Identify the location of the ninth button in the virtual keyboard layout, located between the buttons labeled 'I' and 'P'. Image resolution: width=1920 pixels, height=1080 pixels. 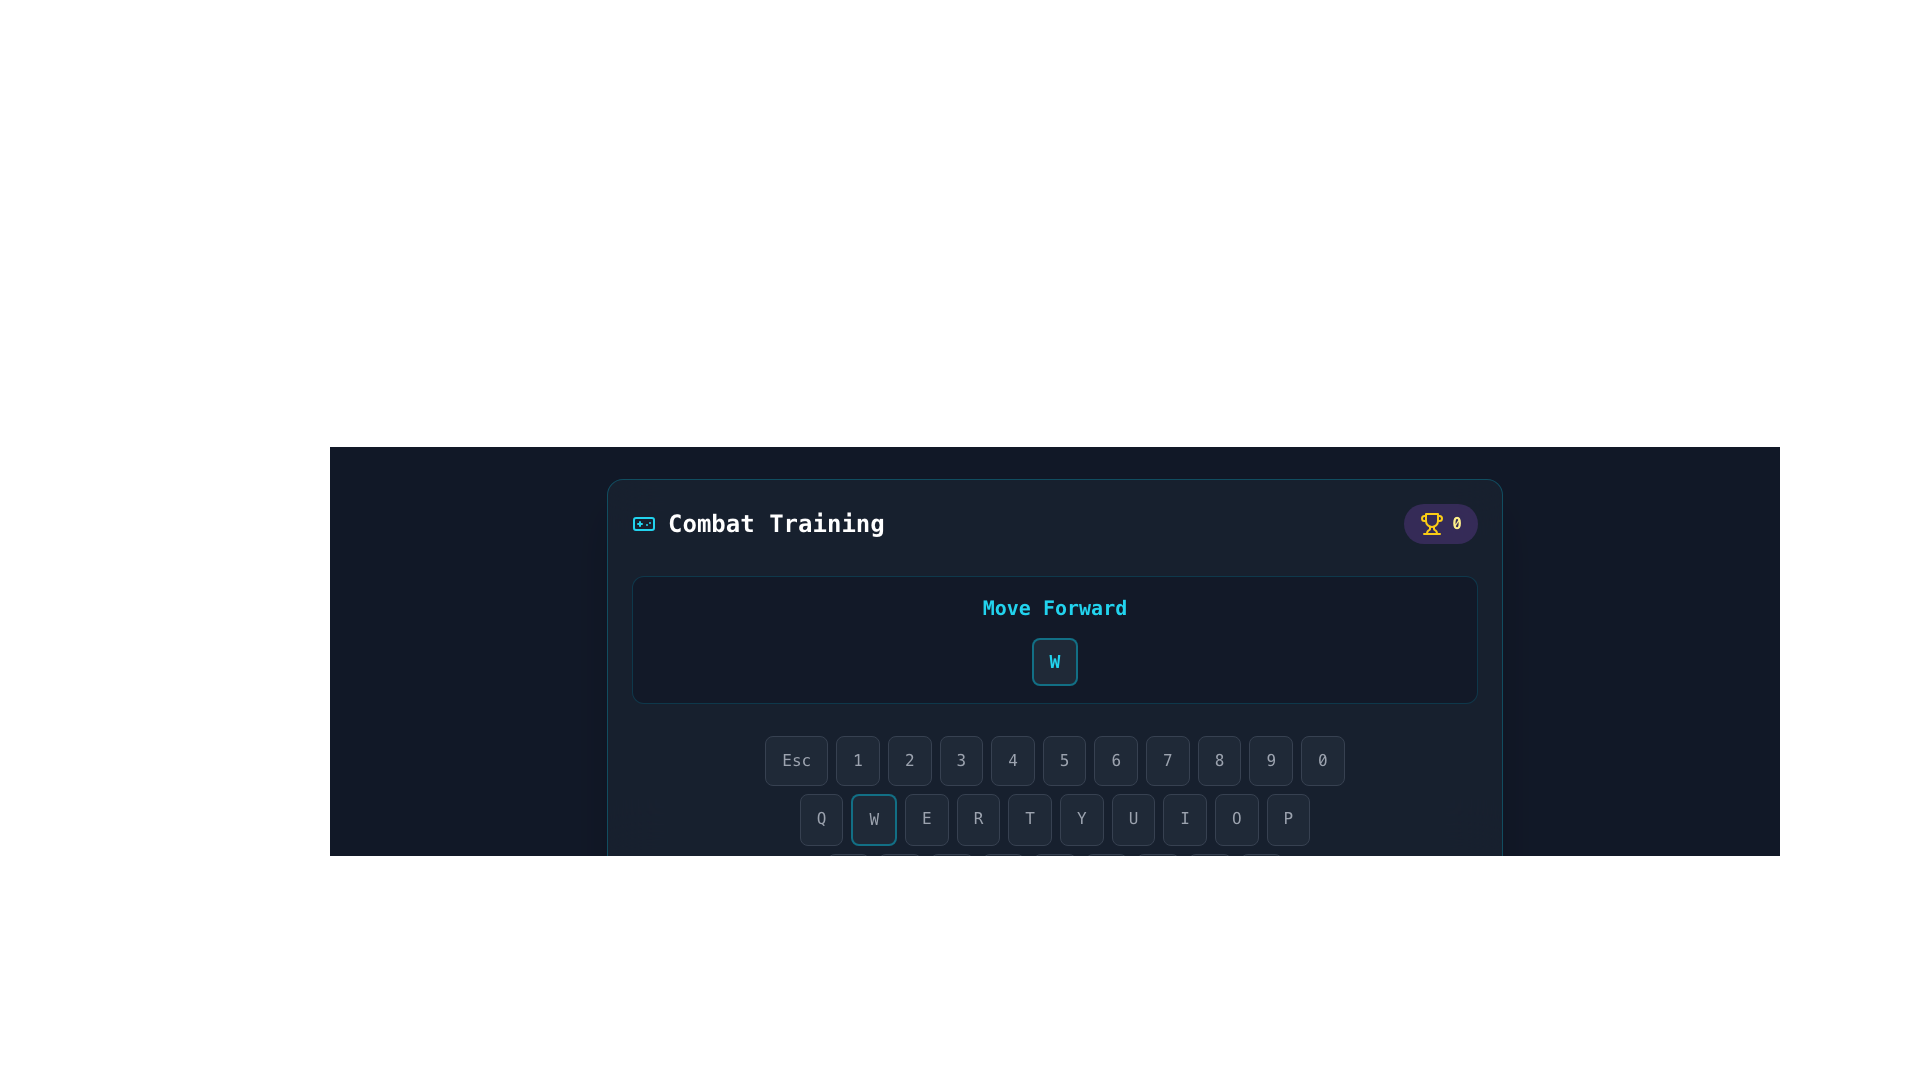
(1235, 820).